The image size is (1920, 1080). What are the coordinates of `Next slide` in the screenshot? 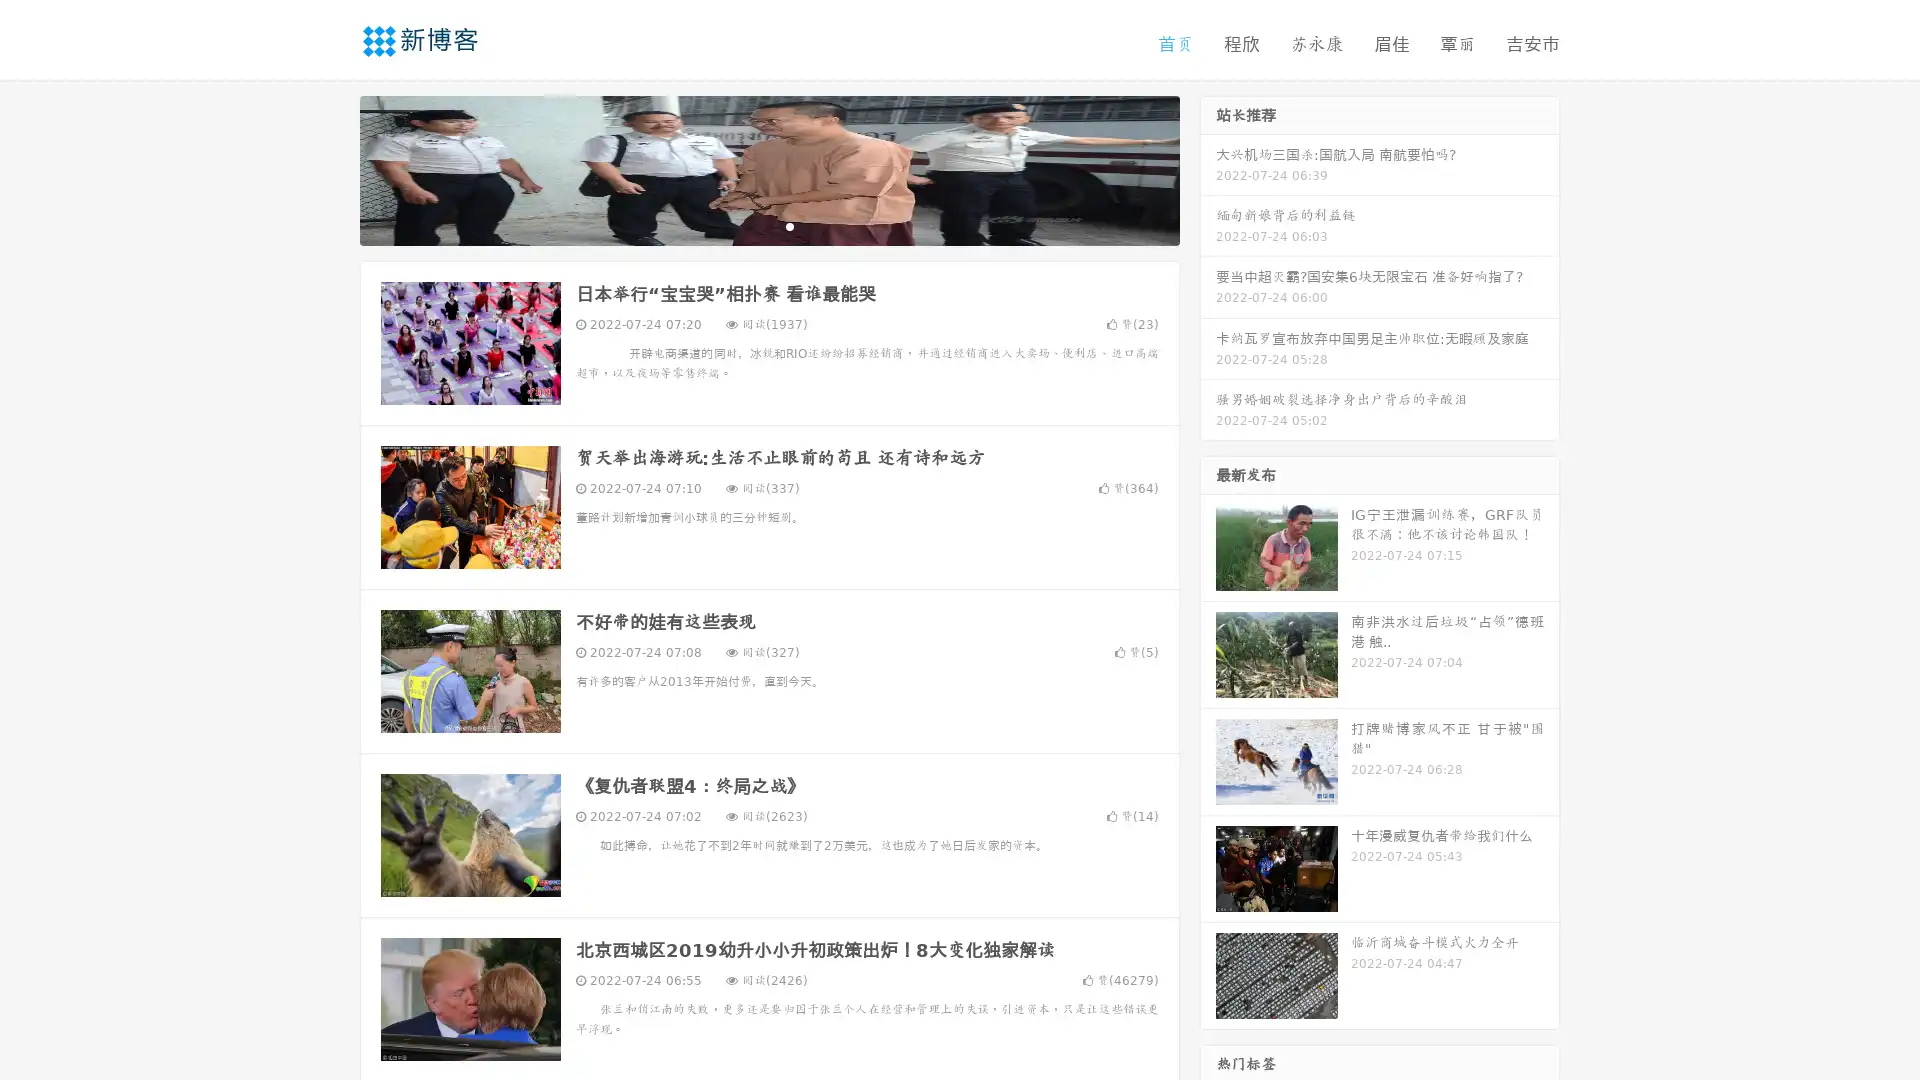 It's located at (1208, 168).